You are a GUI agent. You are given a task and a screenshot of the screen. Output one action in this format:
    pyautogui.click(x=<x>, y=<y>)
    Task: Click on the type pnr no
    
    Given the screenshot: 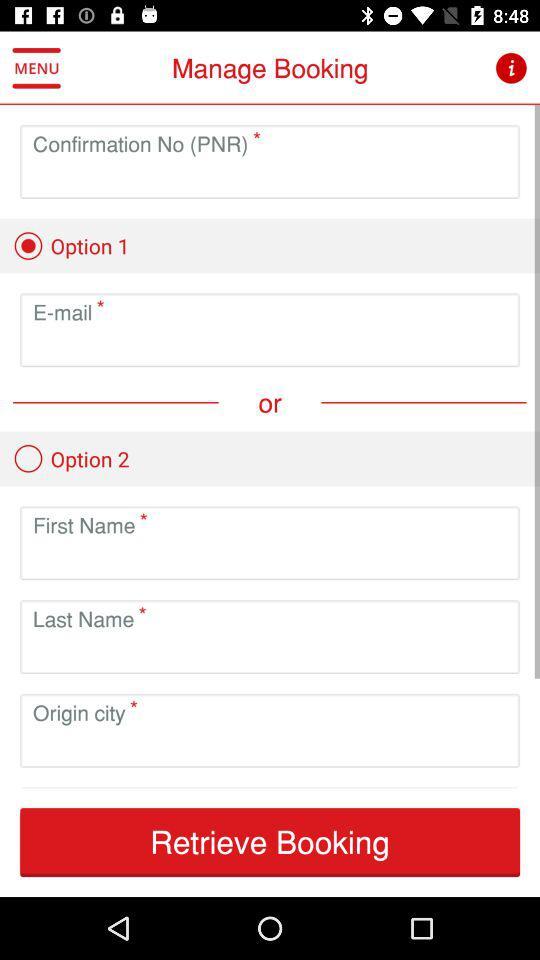 What is the action you would take?
    pyautogui.click(x=270, y=176)
    